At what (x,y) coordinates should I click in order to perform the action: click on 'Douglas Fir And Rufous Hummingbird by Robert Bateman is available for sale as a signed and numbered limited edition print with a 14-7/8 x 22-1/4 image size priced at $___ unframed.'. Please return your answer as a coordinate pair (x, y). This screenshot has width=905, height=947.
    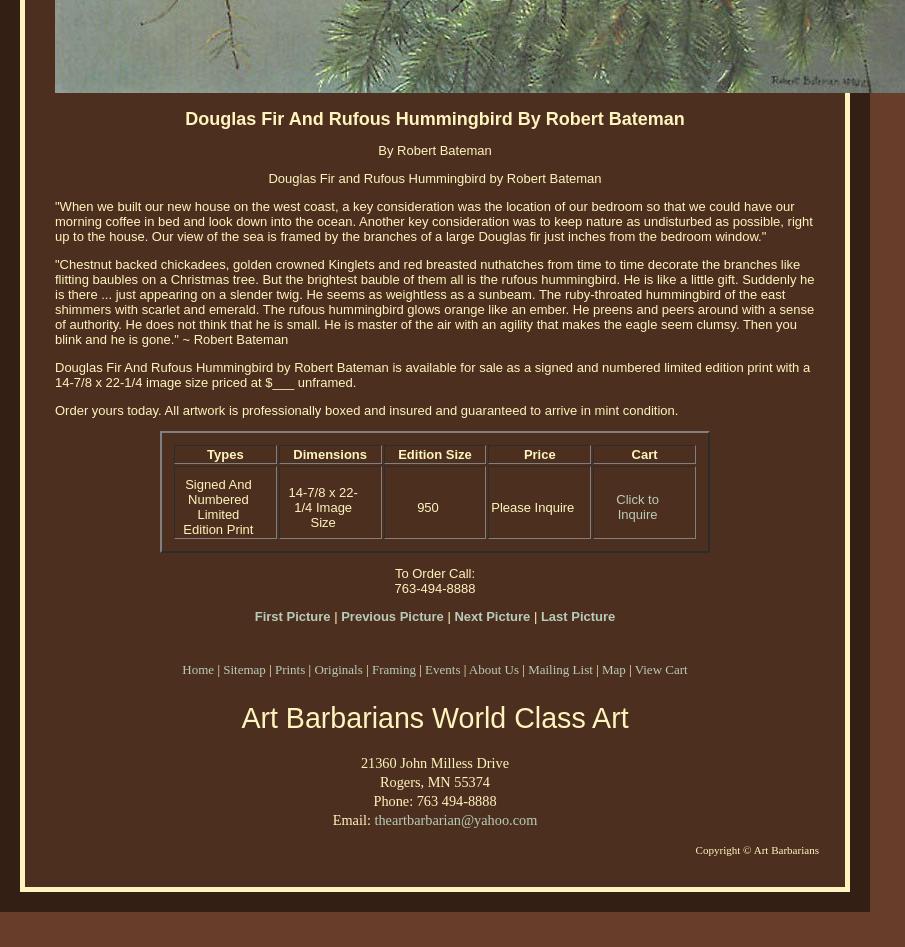
    Looking at the image, I should click on (431, 374).